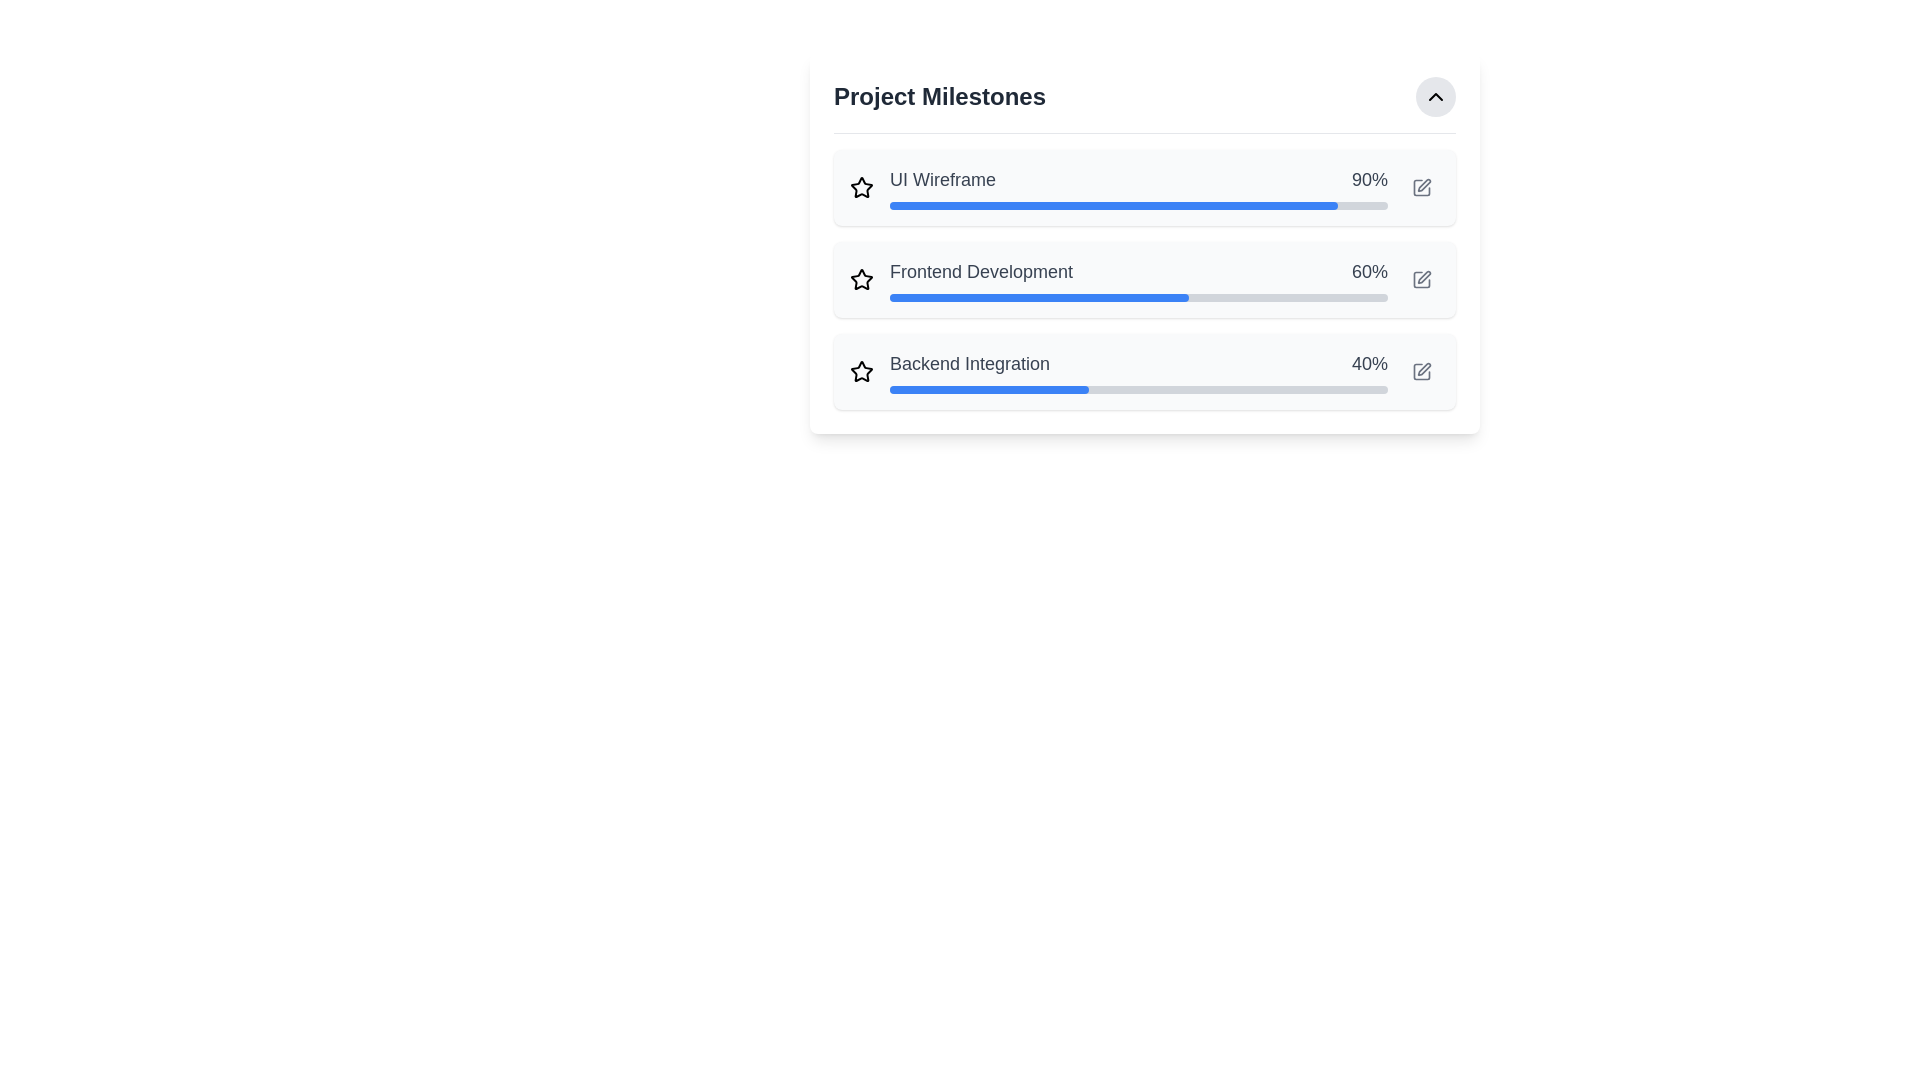  What do you see at coordinates (1420, 280) in the screenshot?
I see `the small geometric icon resembling part of a square or rectangular outline, located within a rounded or square button to the right of the 'Frontend Development' progress bar` at bounding box center [1420, 280].